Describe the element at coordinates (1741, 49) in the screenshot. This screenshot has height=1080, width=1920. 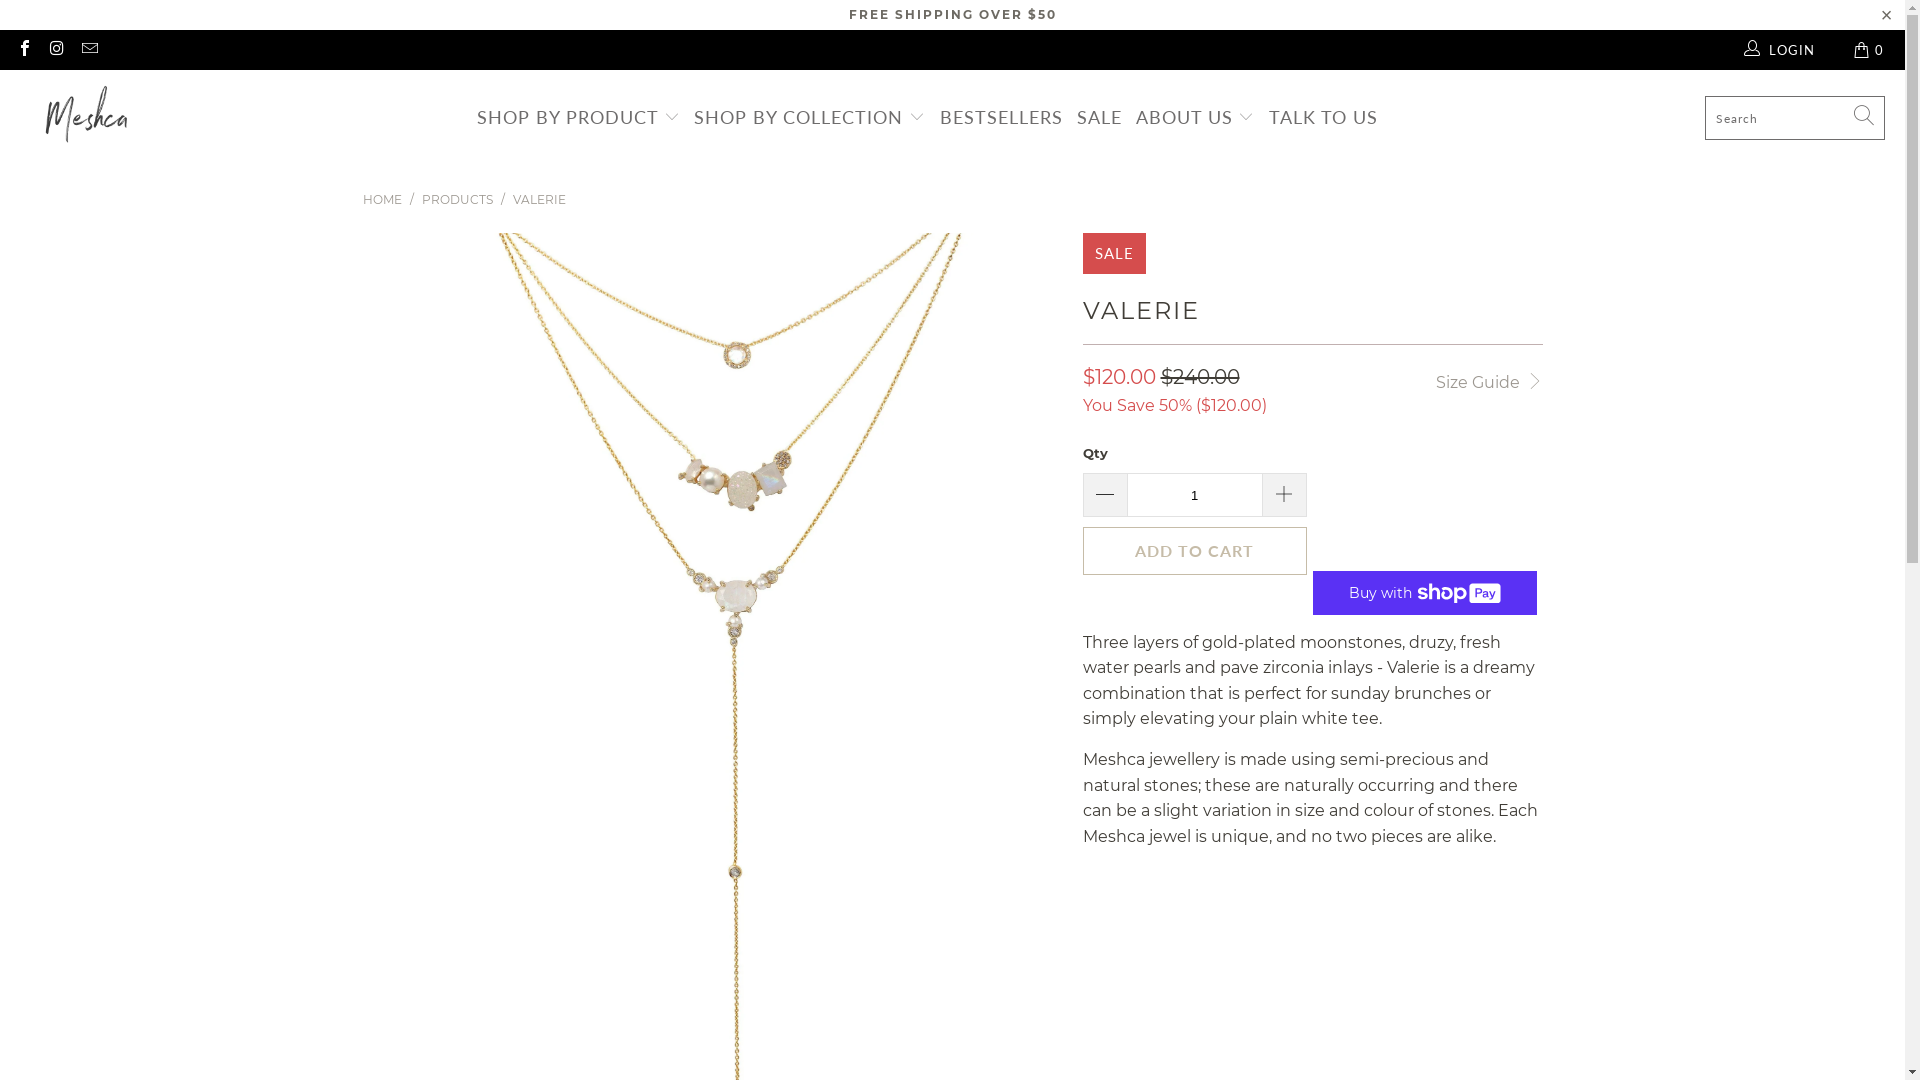
I see `'LOGIN'` at that location.